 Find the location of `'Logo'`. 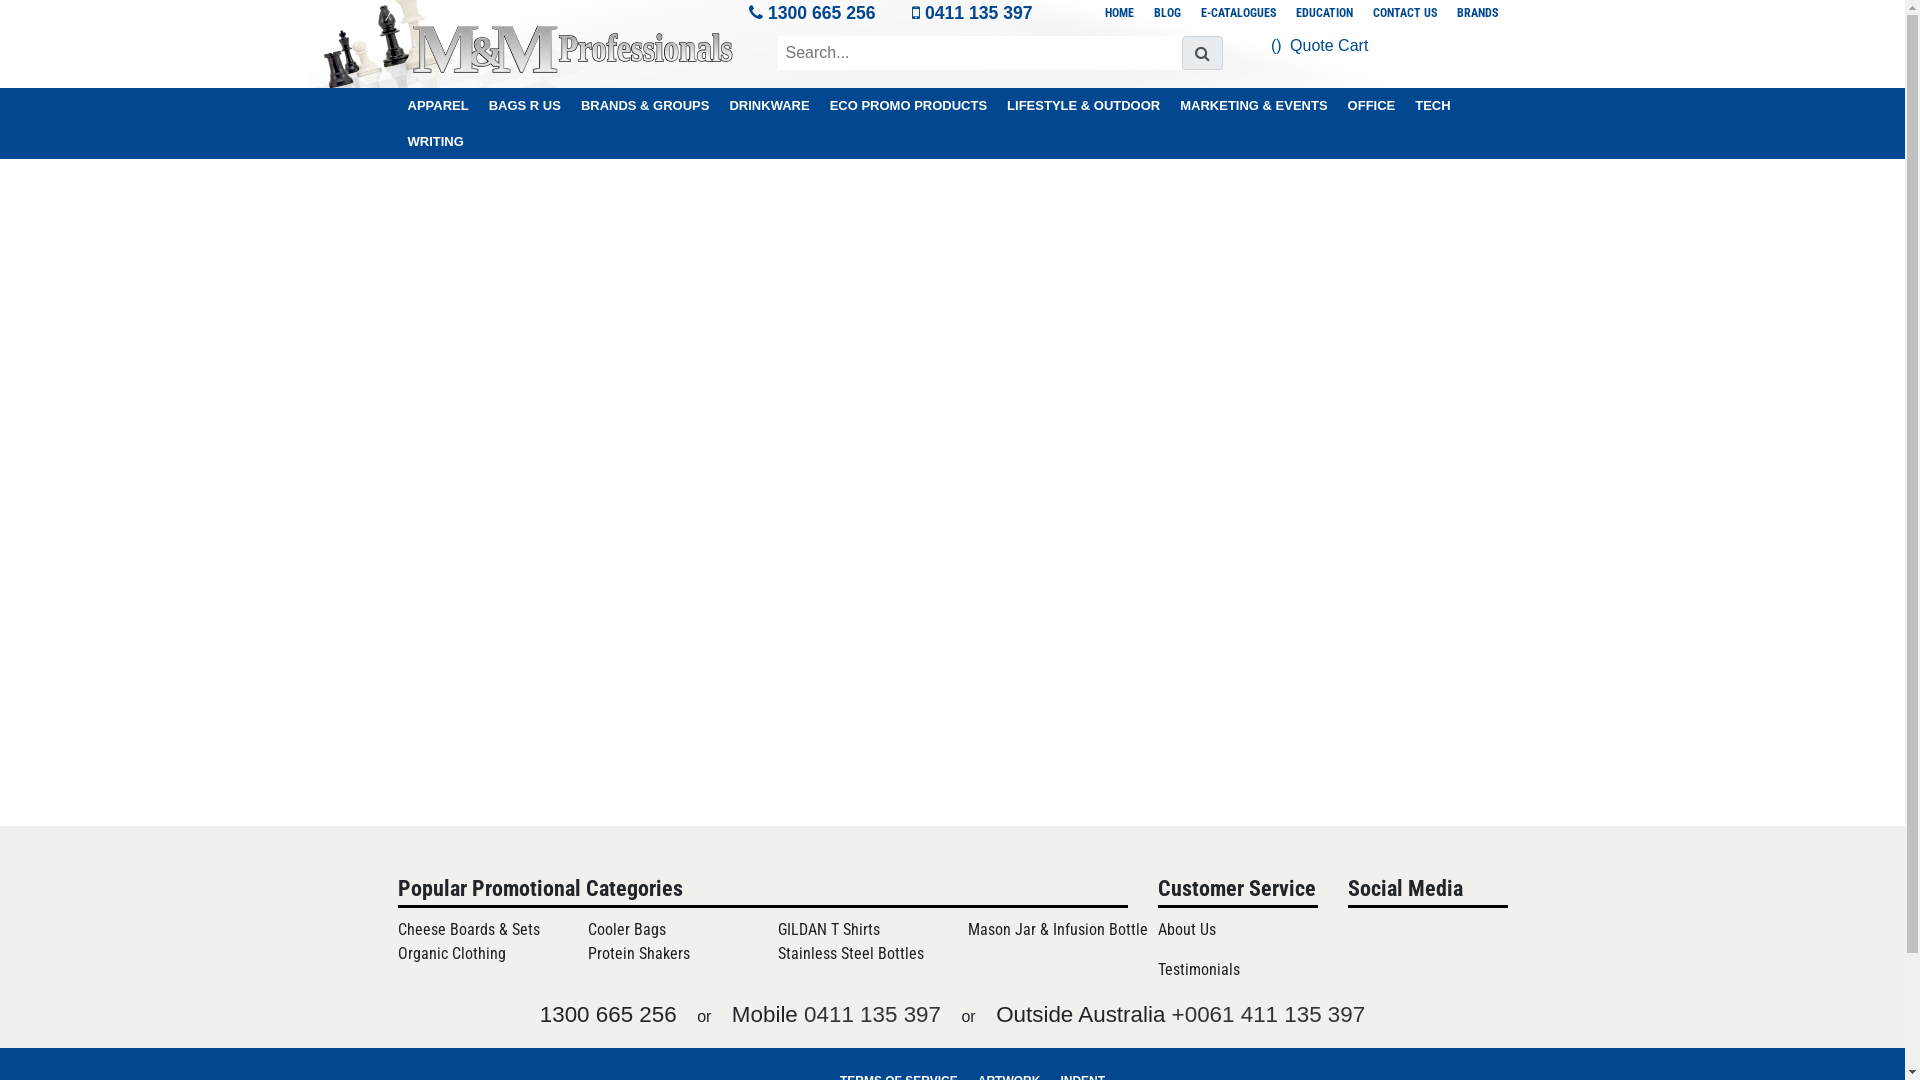

'Logo' is located at coordinates (571, 48).